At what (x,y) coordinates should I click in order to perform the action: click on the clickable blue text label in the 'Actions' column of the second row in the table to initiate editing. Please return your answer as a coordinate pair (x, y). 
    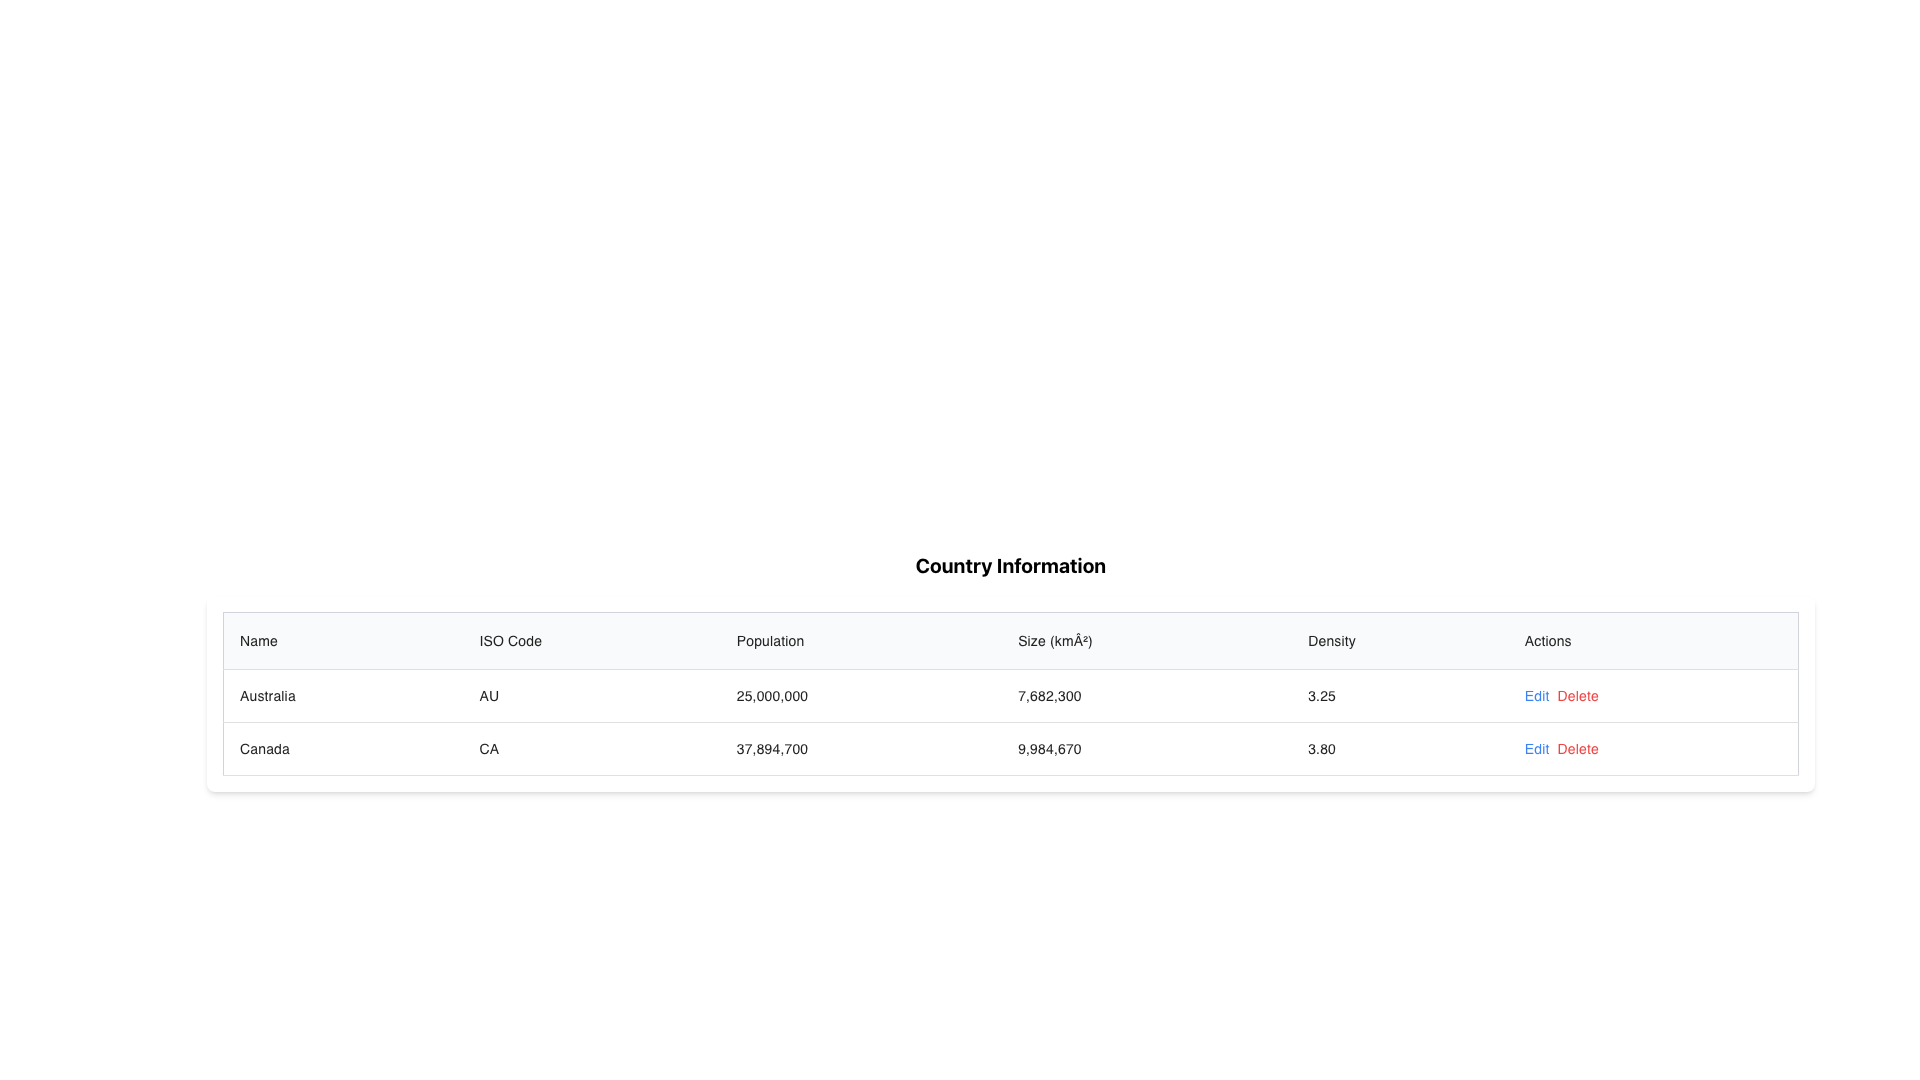
    Looking at the image, I should click on (1535, 748).